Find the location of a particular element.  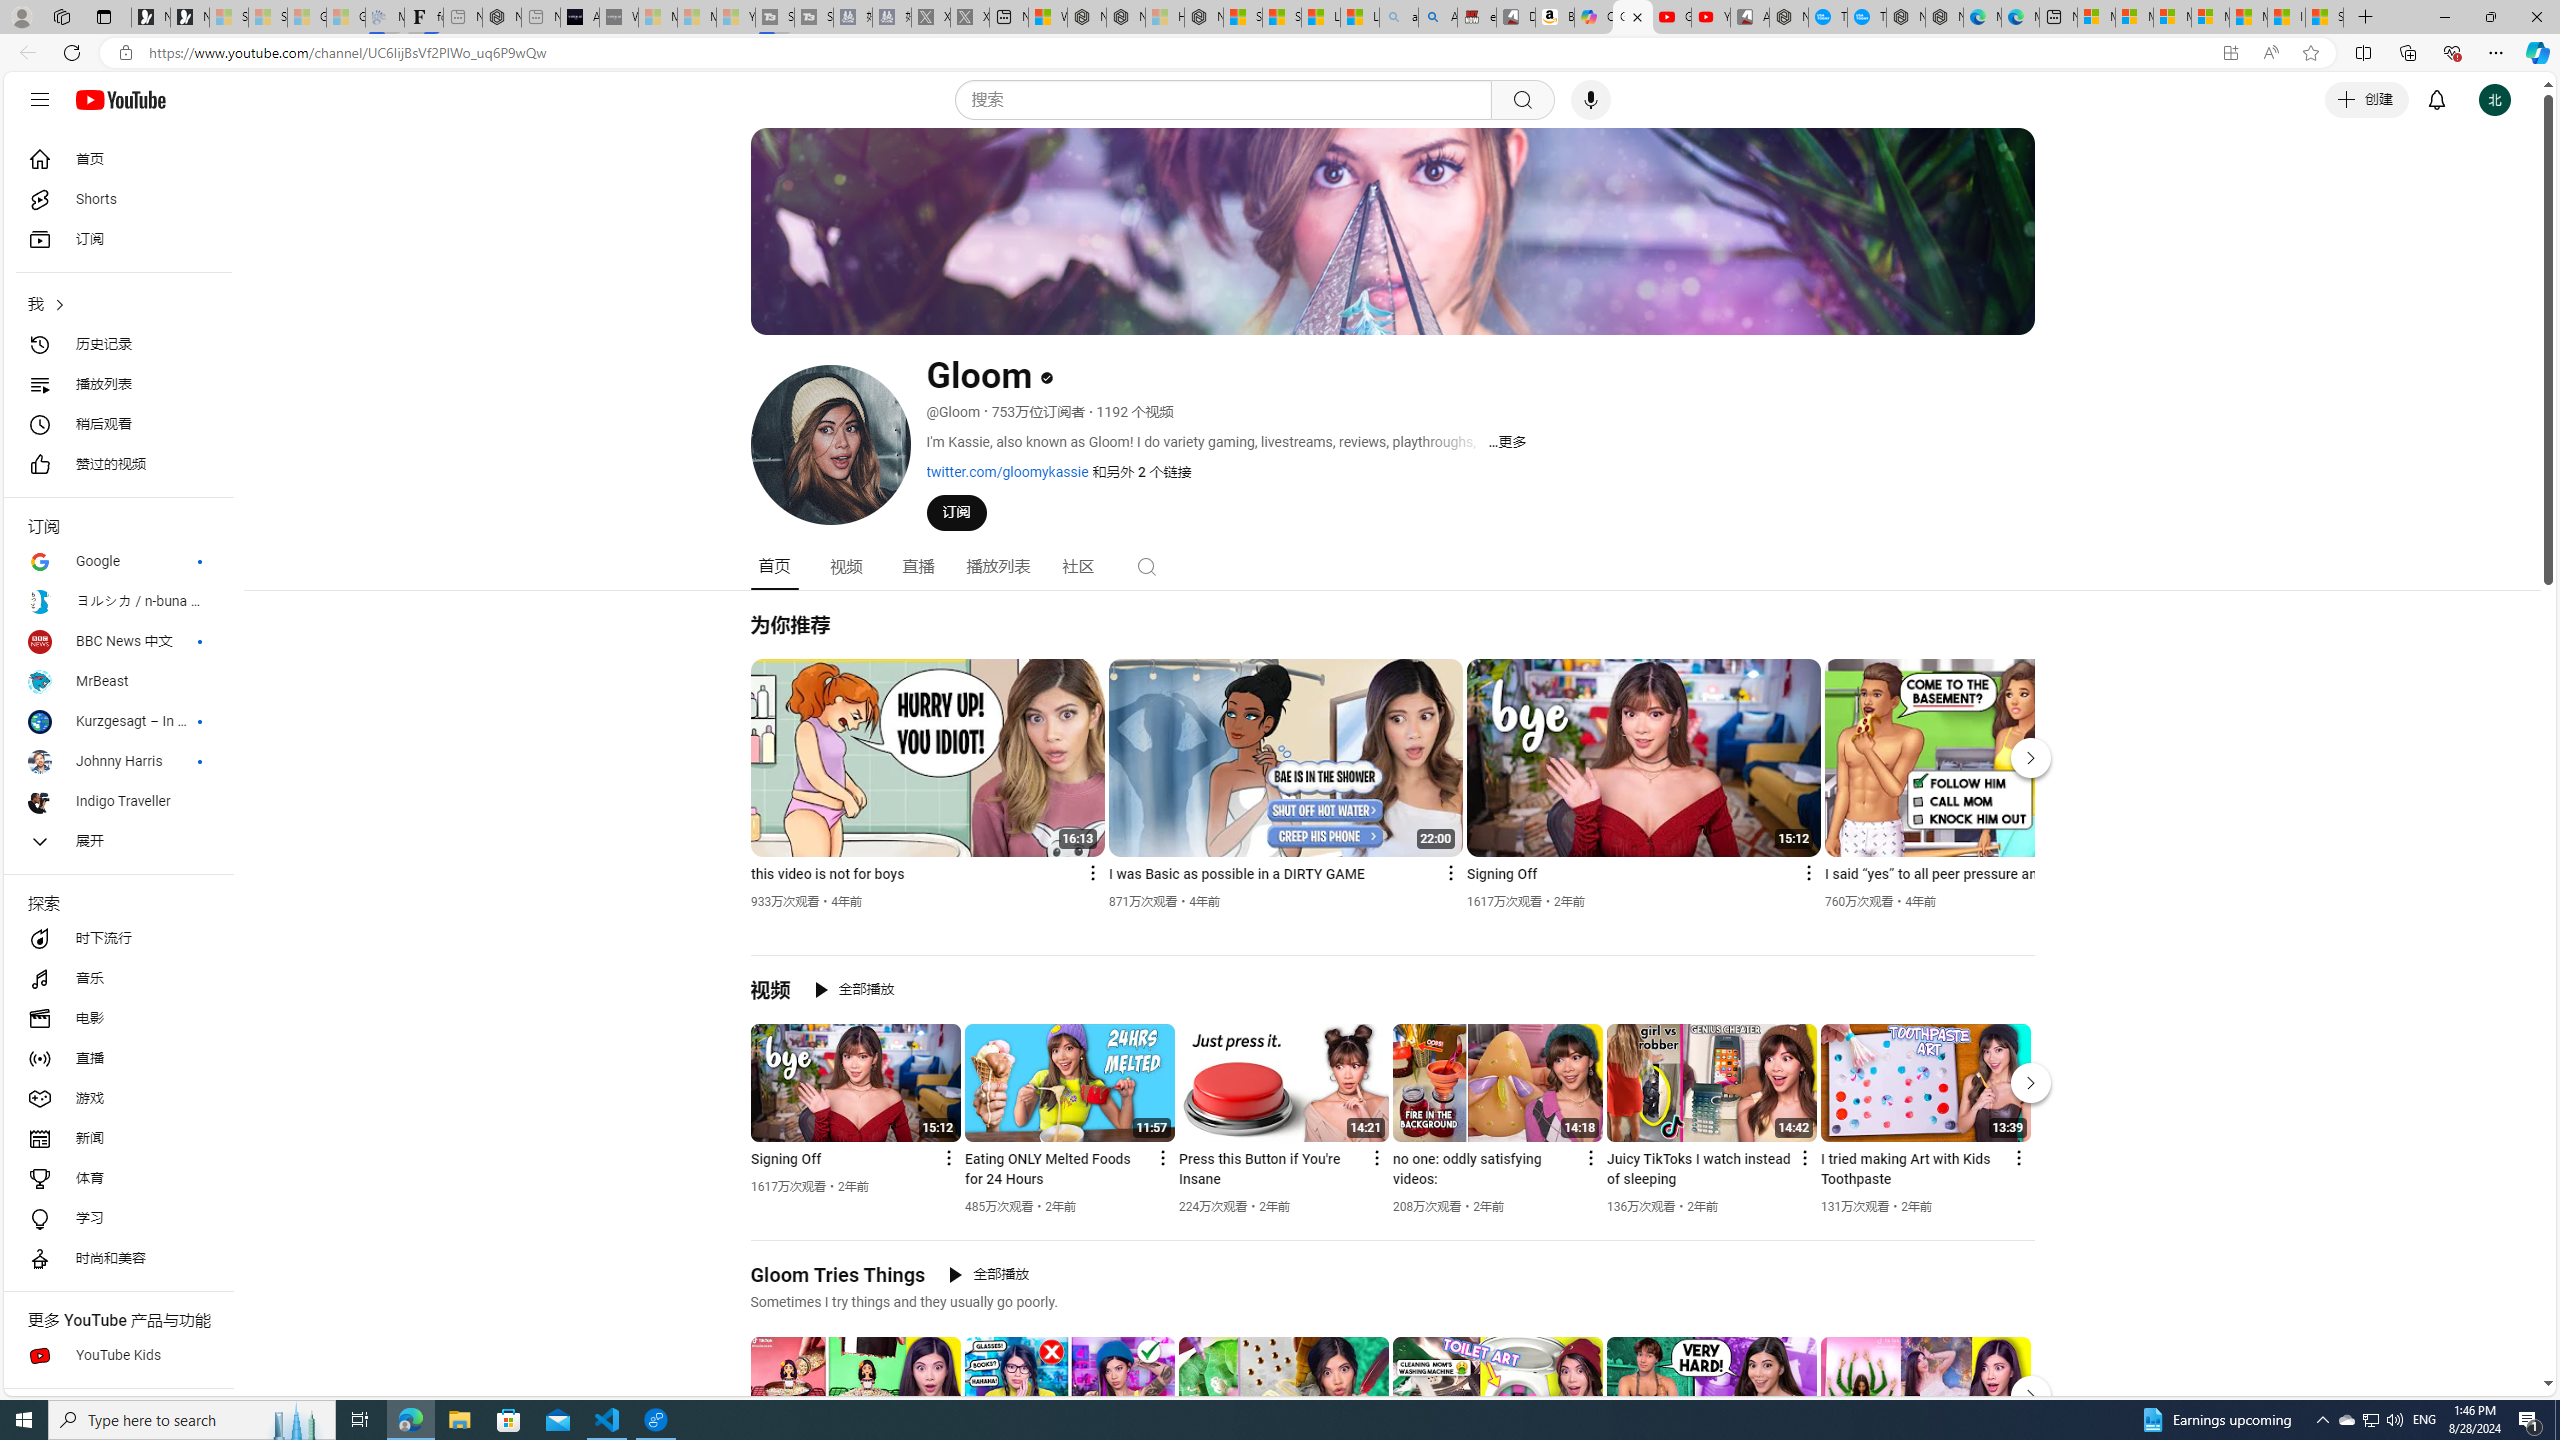

'What' is located at coordinates (619, 16).